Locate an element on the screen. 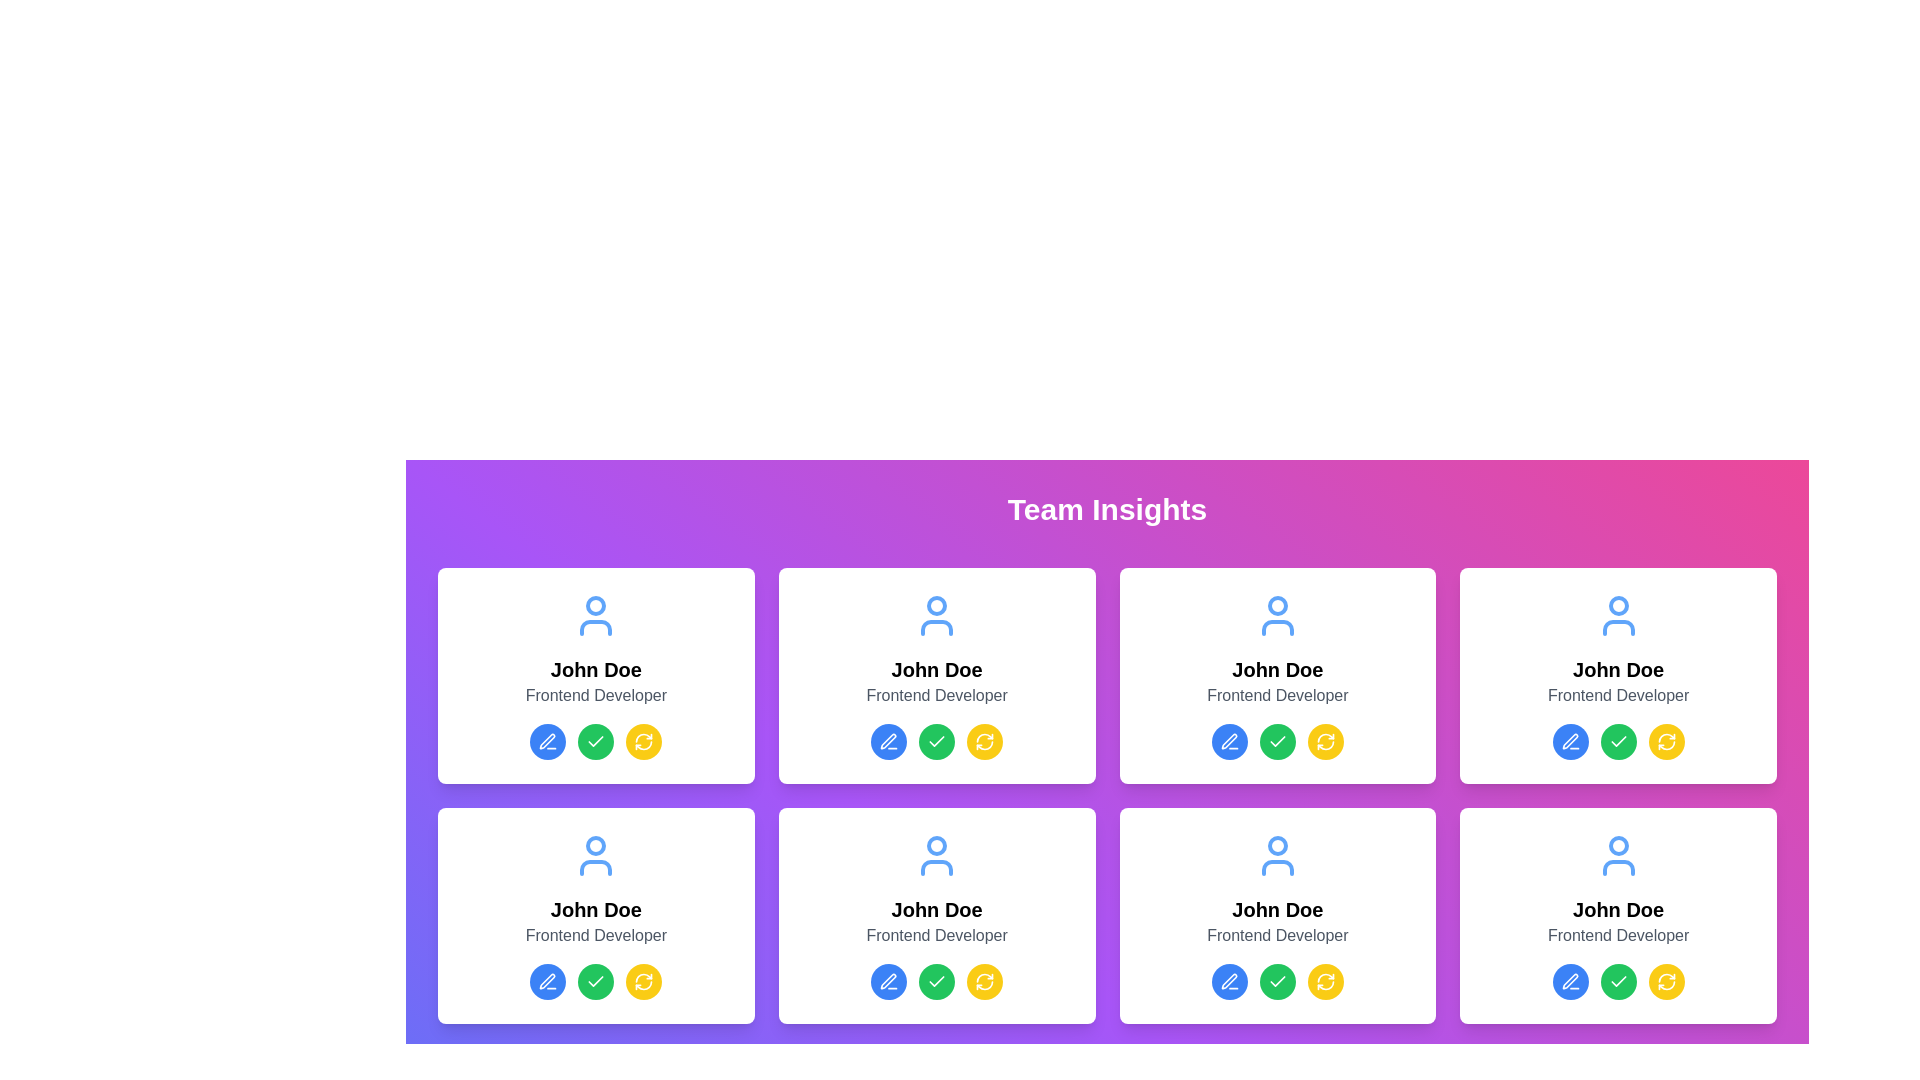 The width and height of the screenshot is (1920, 1080). the edit button with a pen icon located in the top-left corner of the first user profile card in the second row, below the purple banner labeled 'Team Insights' to initiate an edit action is located at coordinates (888, 741).